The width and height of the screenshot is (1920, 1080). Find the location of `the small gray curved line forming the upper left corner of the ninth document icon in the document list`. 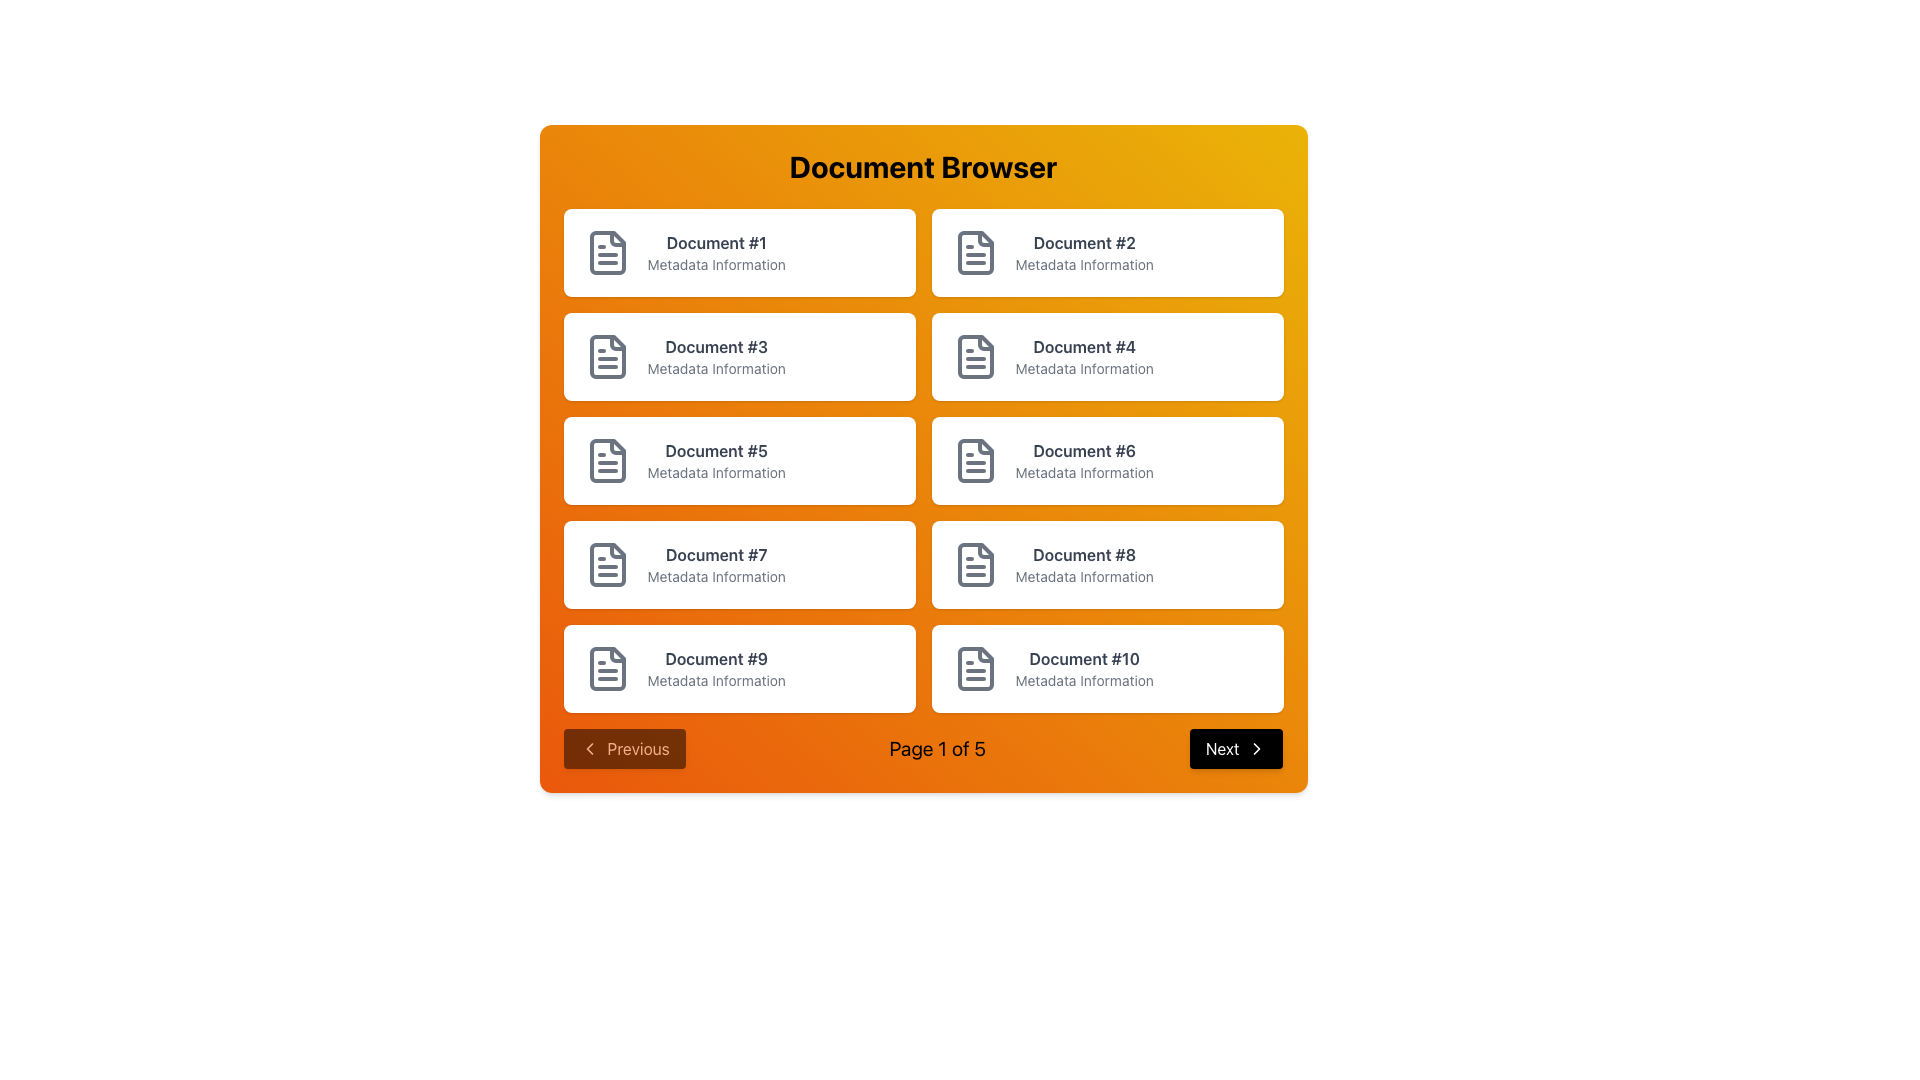

the small gray curved line forming the upper left corner of the ninth document icon in the document list is located at coordinates (616, 655).